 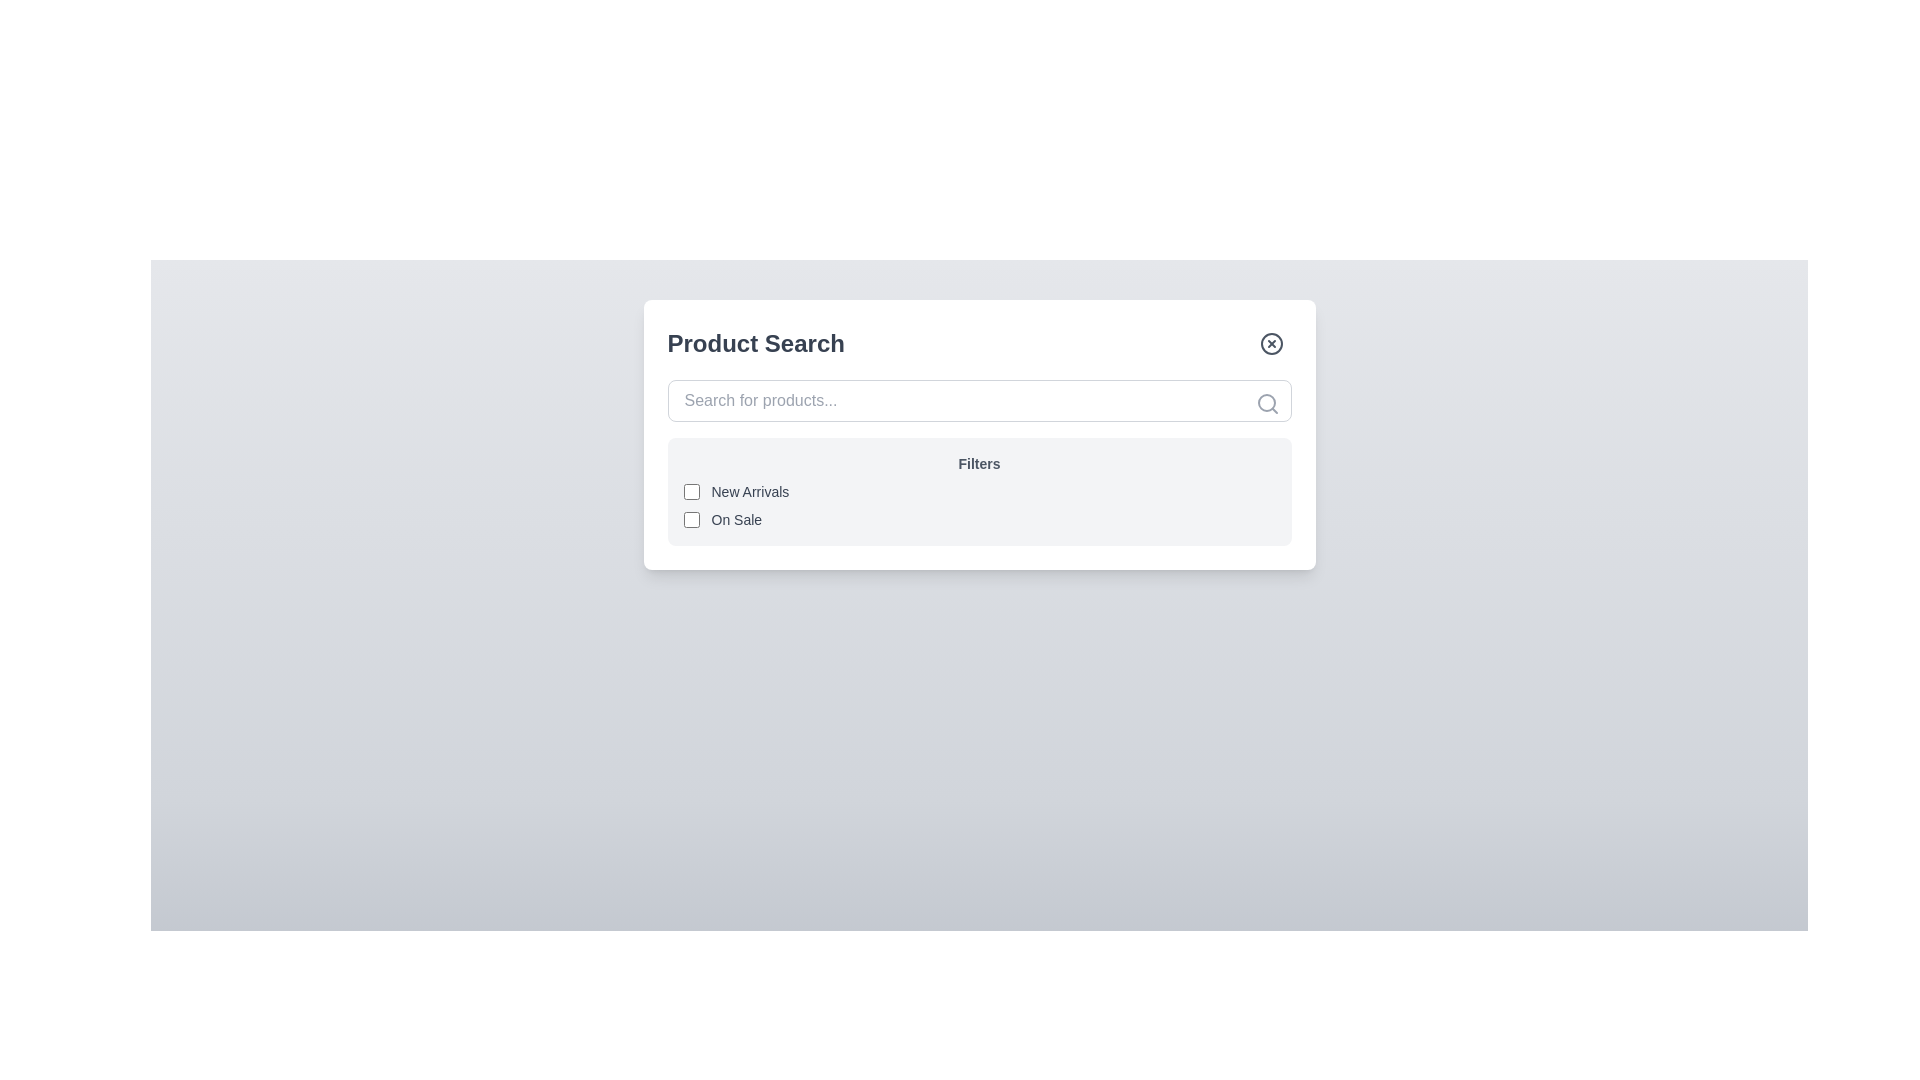 What do you see at coordinates (1265, 402) in the screenshot?
I see `the SVG circle component of the magnifying glass icon located at the right end of the 'Product Search' input bar` at bounding box center [1265, 402].